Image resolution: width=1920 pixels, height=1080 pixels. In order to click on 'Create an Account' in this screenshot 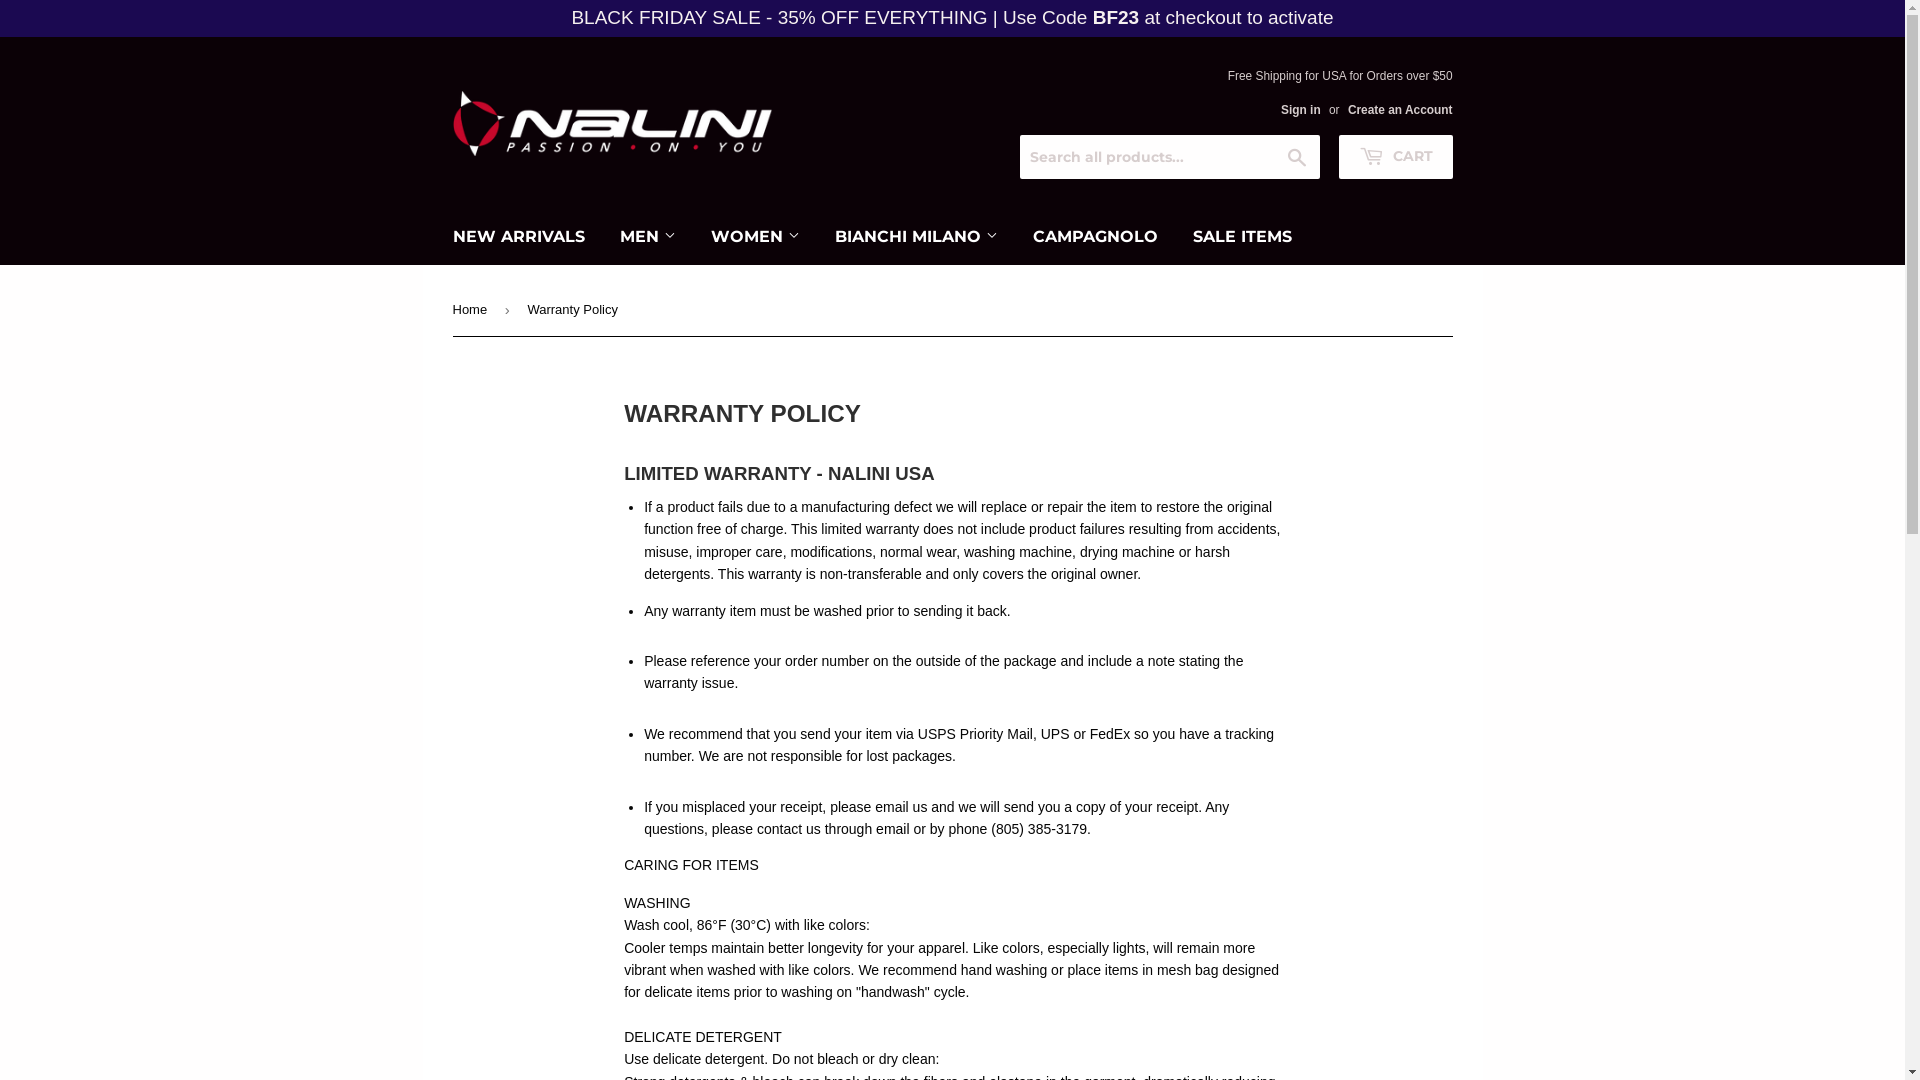, I will do `click(1399, 110)`.